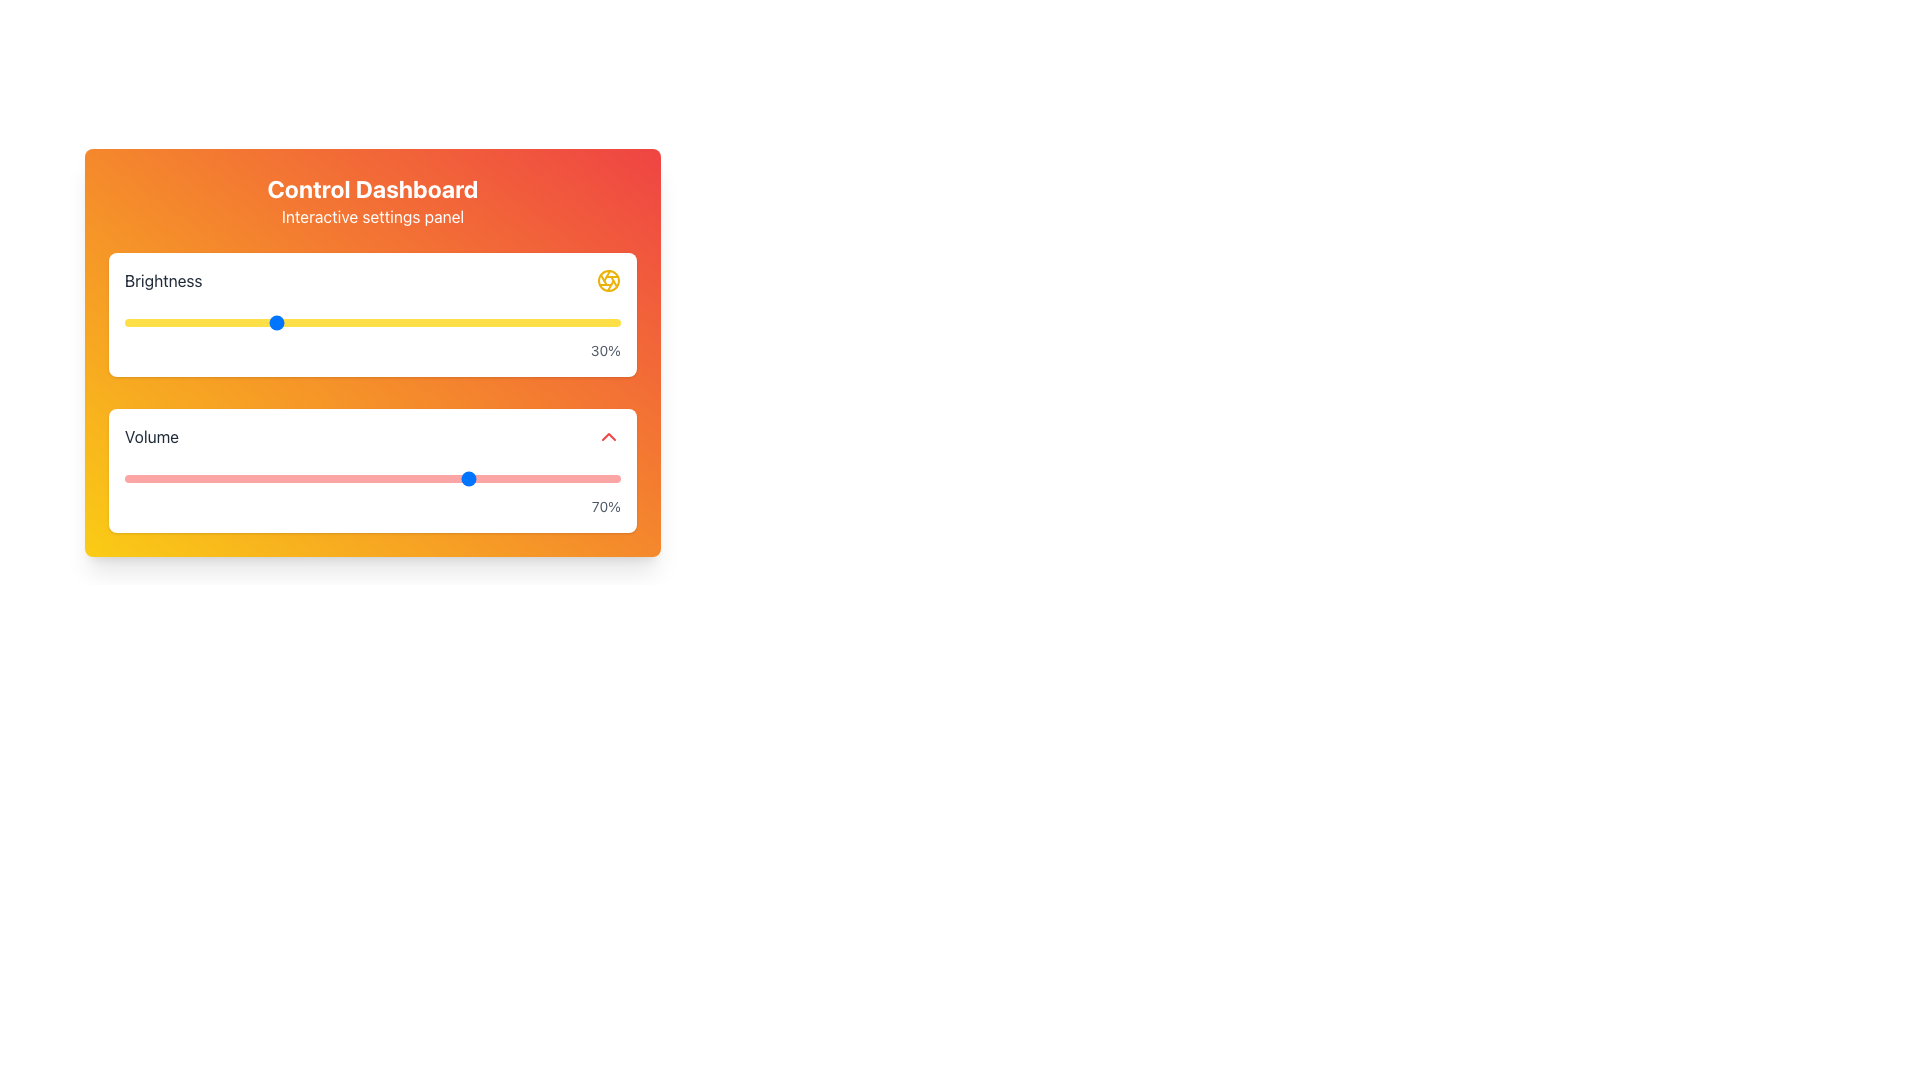 This screenshot has height=1080, width=1920. Describe the element at coordinates (387, 478) in the screenshot. I see `the volume slider` at that location.